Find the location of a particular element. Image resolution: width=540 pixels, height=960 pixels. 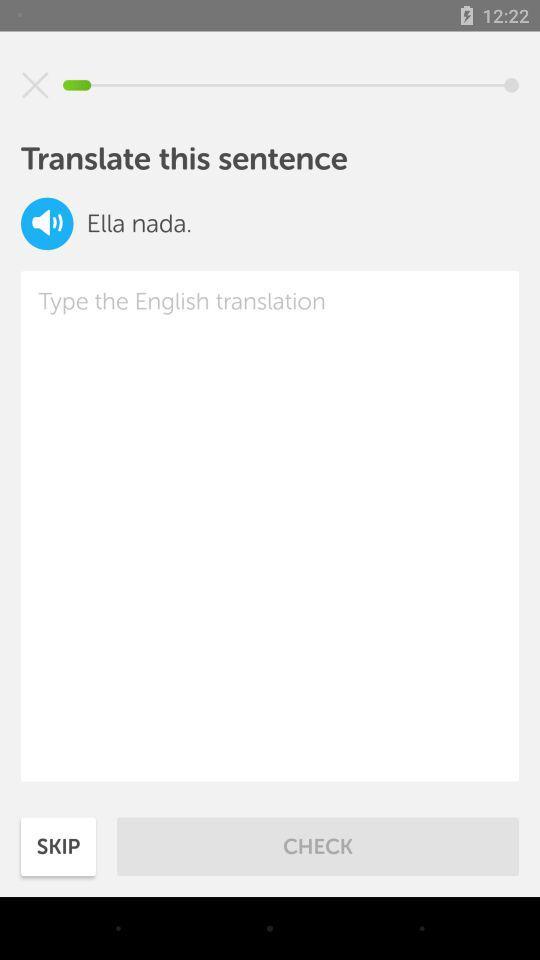

icon next to skip item is located at coordinates (318, 845).